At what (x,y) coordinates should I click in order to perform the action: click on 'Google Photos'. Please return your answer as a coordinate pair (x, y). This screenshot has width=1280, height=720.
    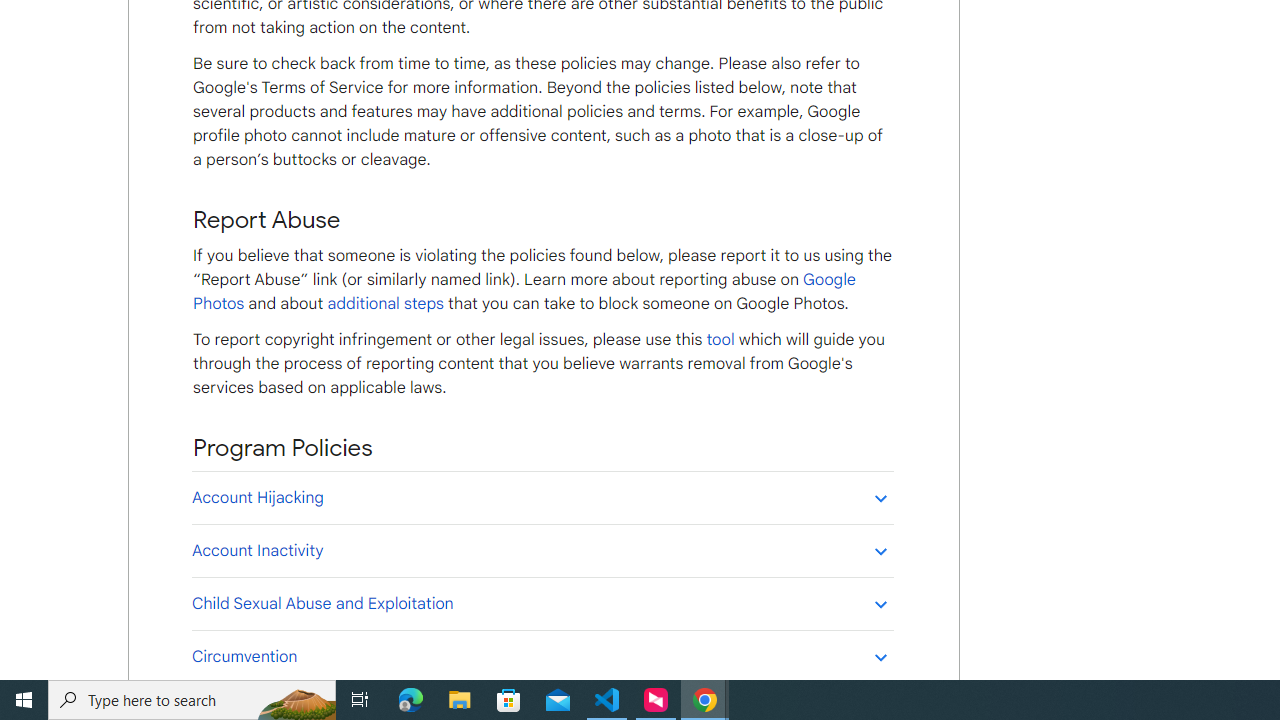
    Looking at the image, I should click on (524, 291).